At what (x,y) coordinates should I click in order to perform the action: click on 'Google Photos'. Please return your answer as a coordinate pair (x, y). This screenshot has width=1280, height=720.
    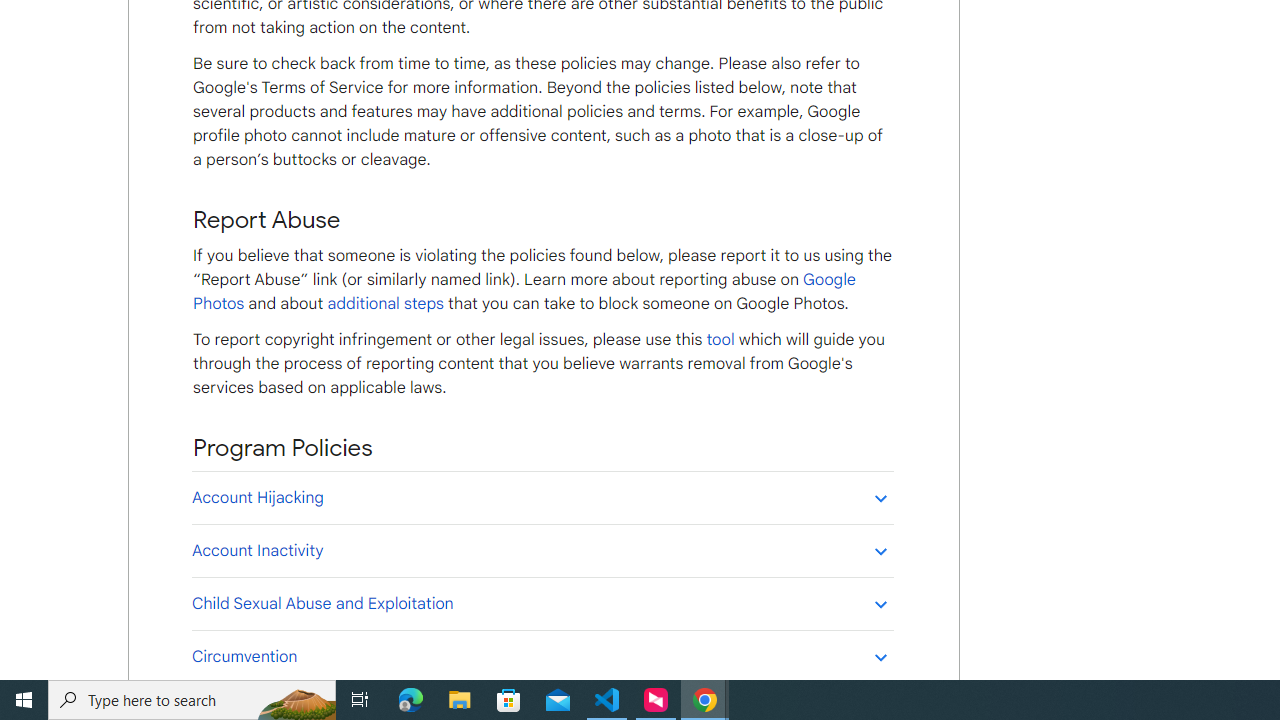
    Looking at the image, I should click on (524, 291).